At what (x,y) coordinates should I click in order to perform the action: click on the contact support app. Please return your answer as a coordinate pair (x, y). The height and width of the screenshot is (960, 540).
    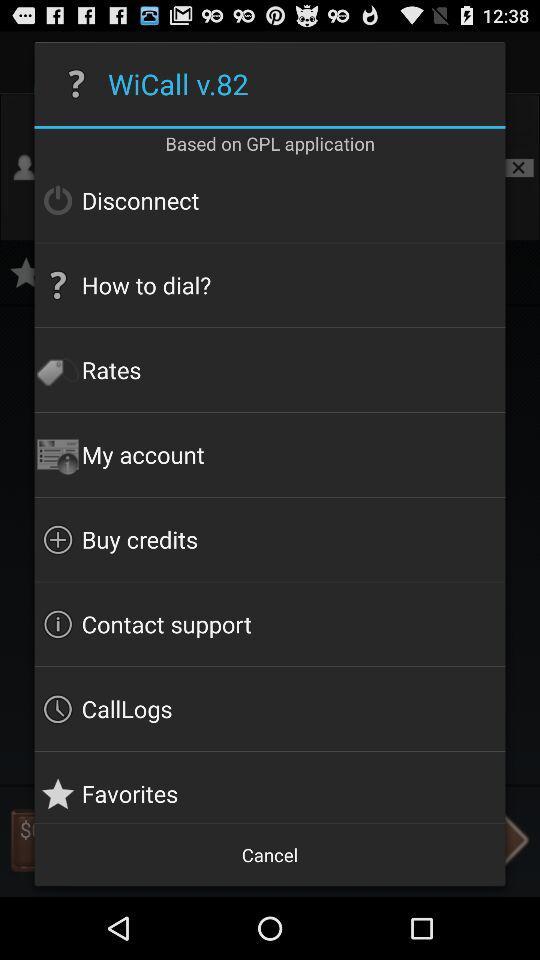
    Looking at the image, I should click on (270, 623).